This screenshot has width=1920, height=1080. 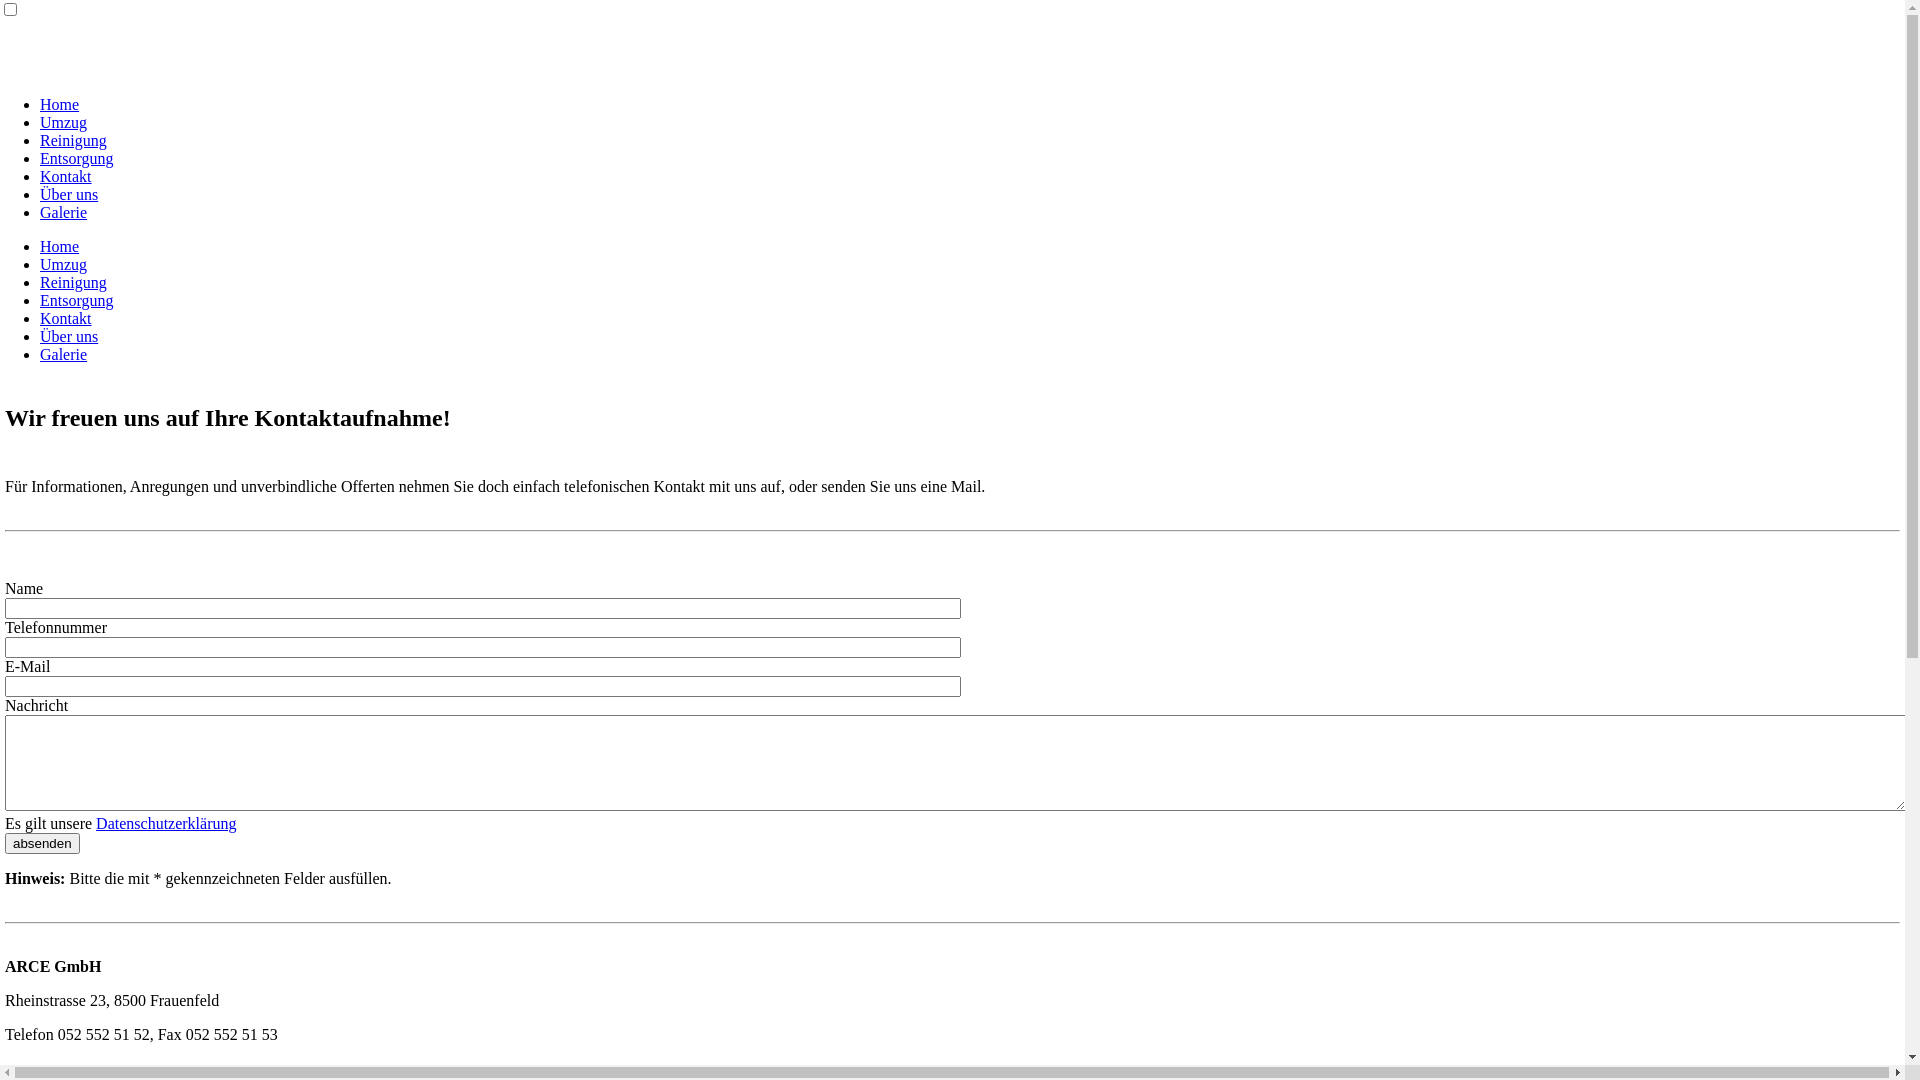 I want to click on 'Kontakt', so click(x=66, y=175).